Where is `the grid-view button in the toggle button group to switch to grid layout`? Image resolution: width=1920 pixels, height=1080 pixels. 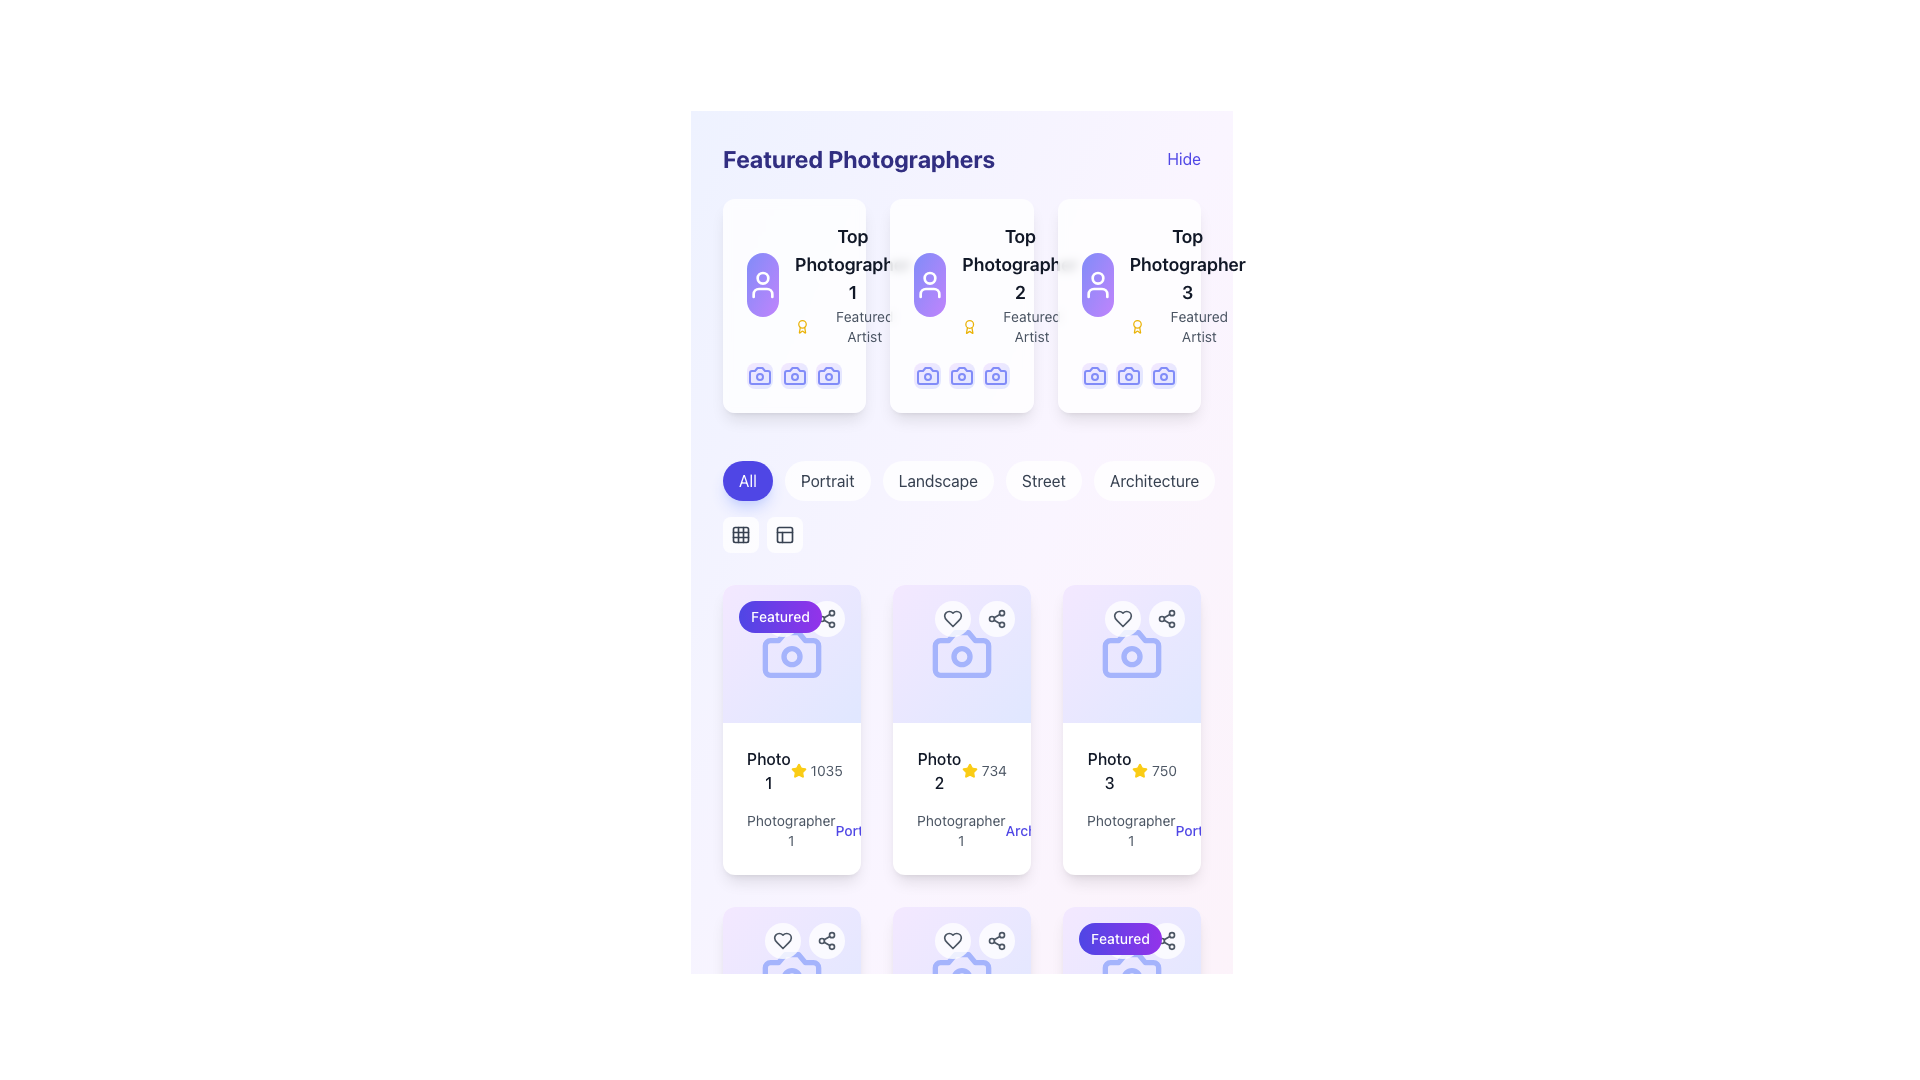 the grid-view button in the toggle button group to switch to grid layout is located at coordinates (762, 534).